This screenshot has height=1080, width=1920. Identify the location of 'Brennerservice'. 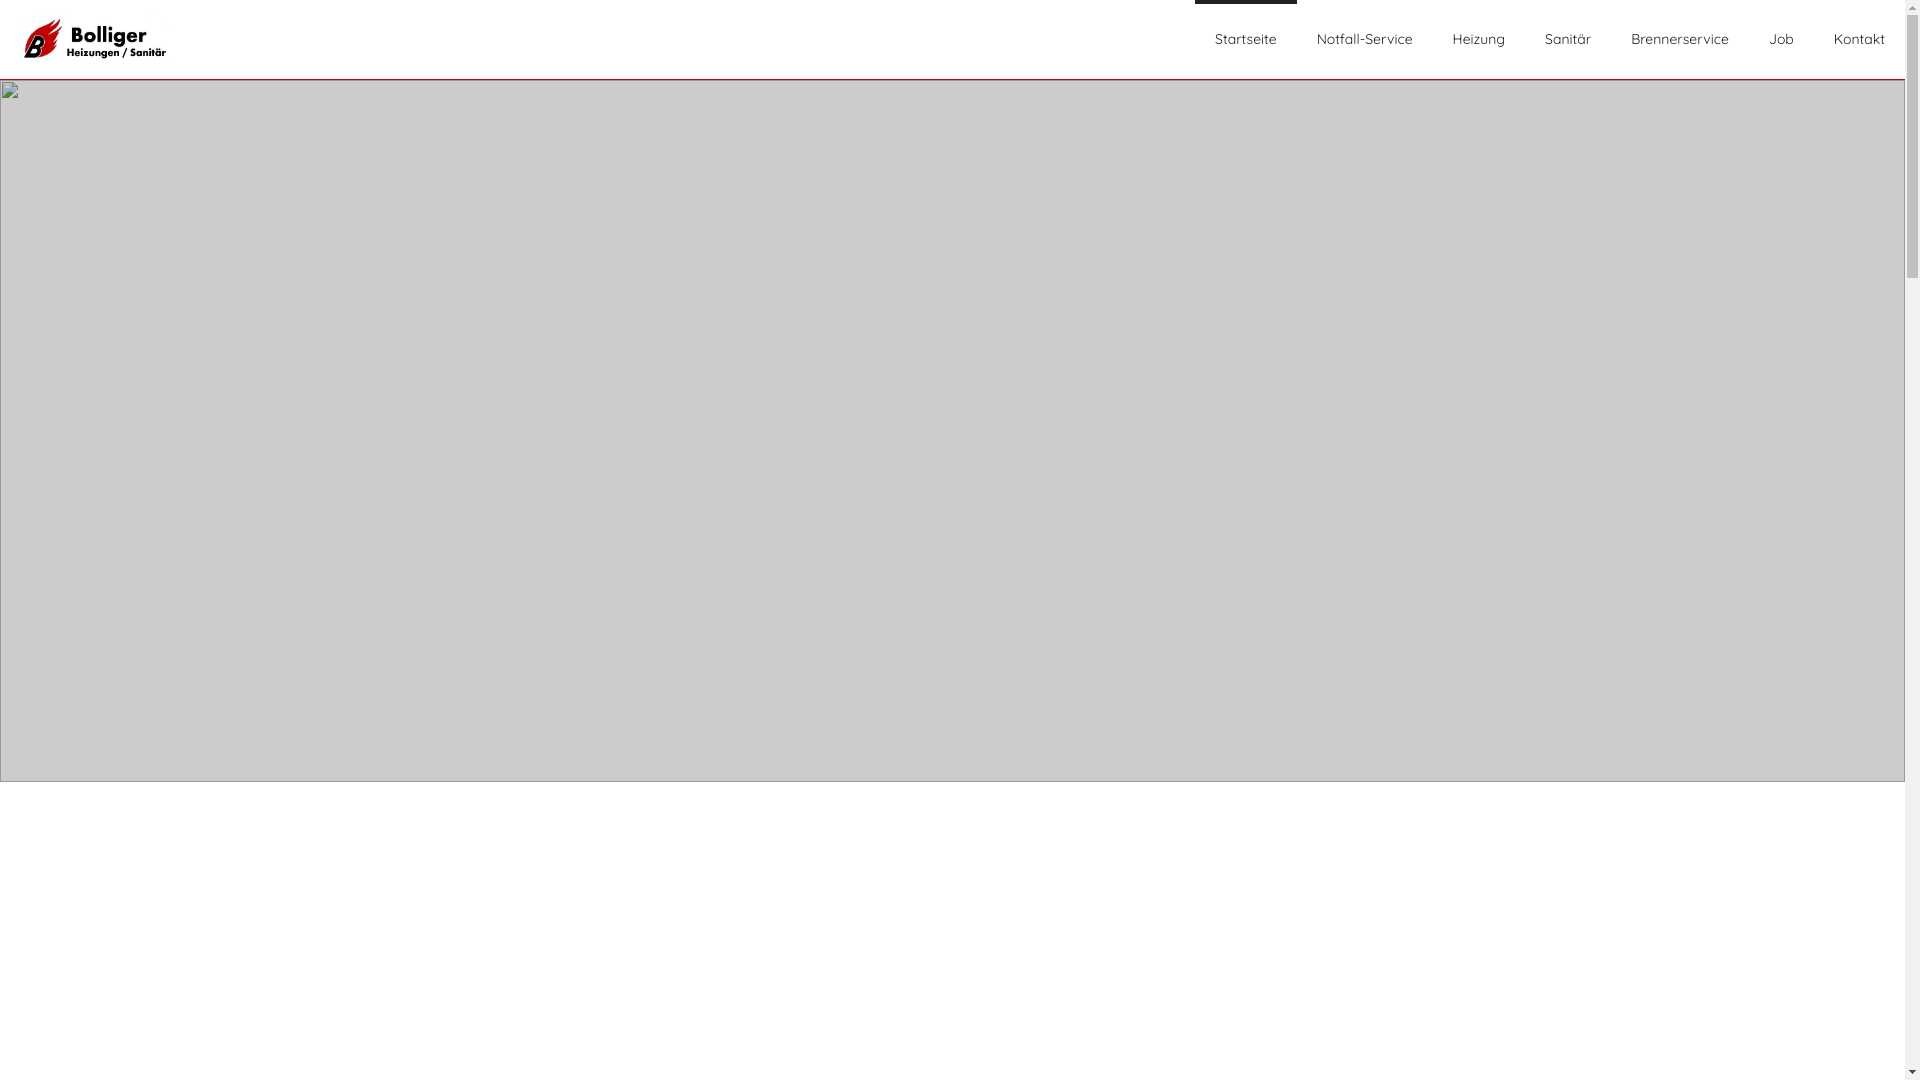
(1631, 39).